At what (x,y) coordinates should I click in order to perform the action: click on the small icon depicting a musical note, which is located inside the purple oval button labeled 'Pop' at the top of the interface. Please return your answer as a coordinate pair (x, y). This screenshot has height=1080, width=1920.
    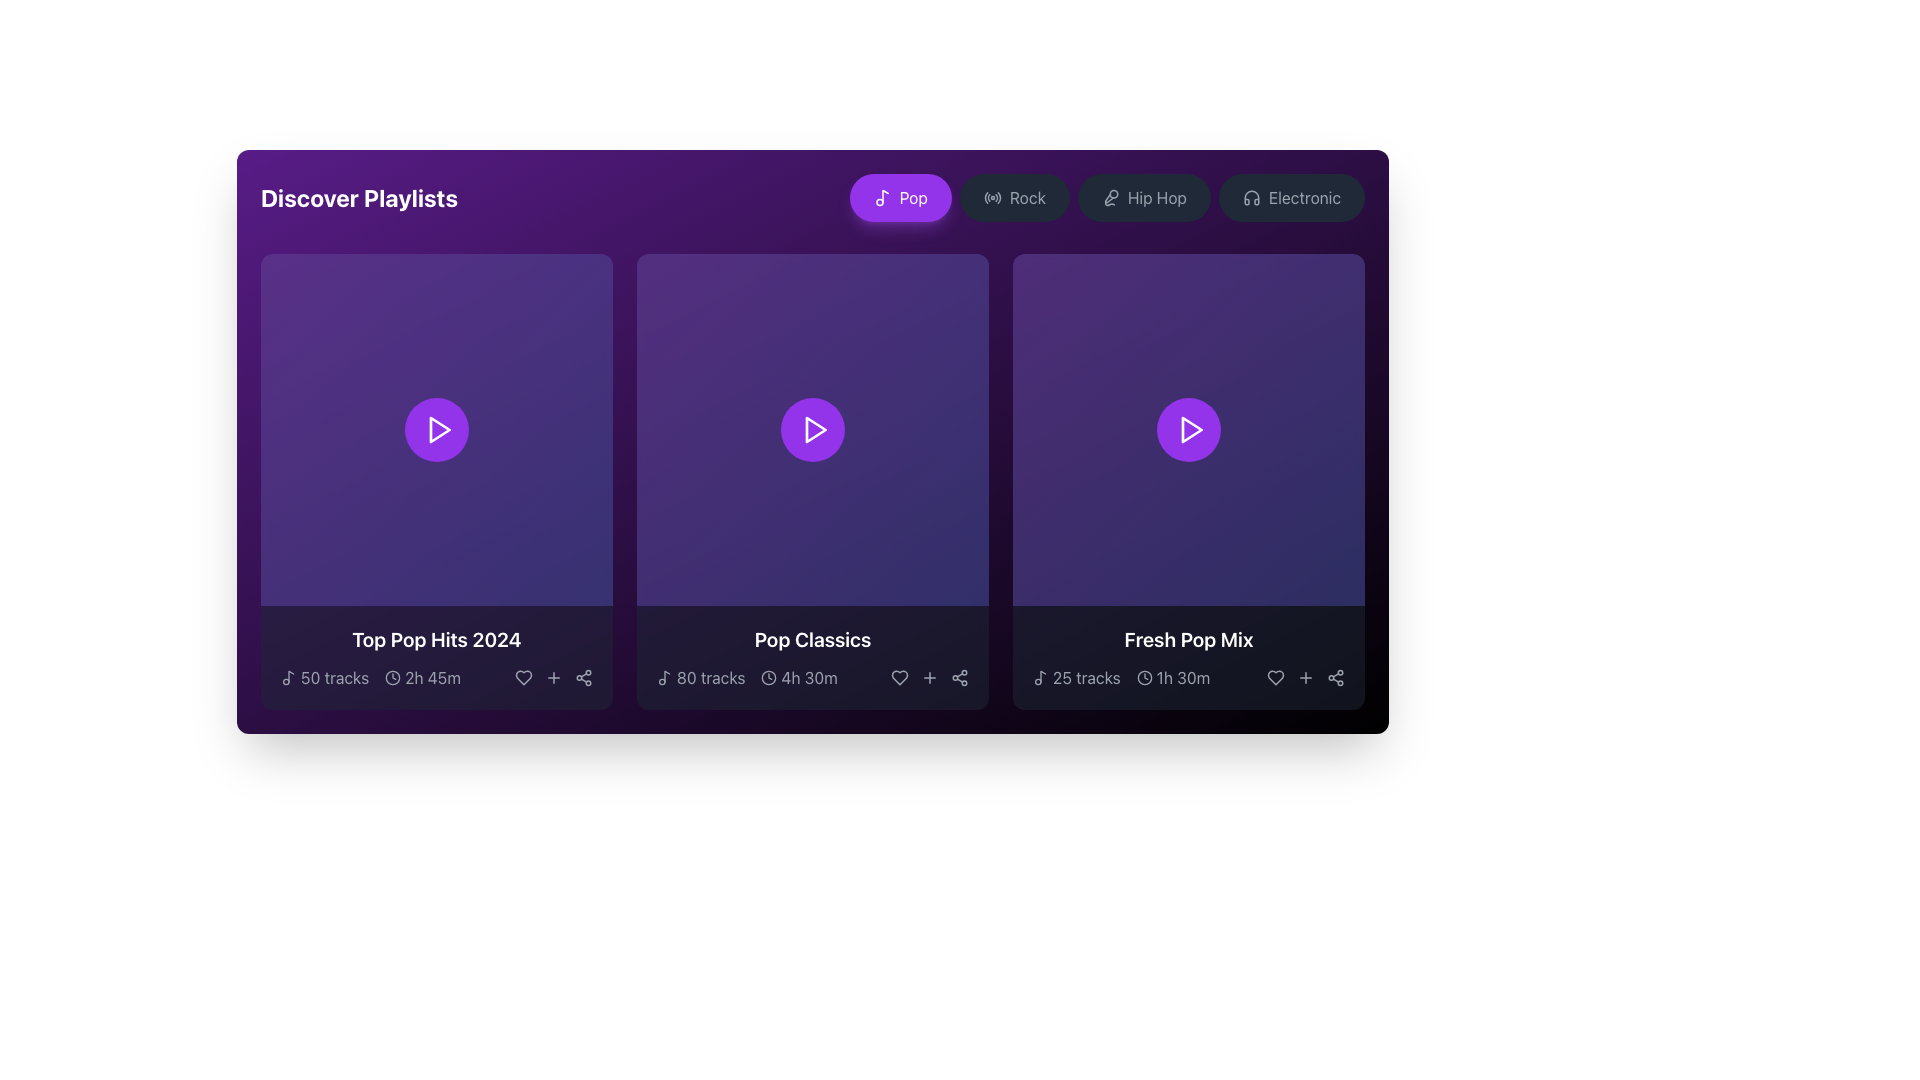
    Looking at the image, I should click on (881, 197).